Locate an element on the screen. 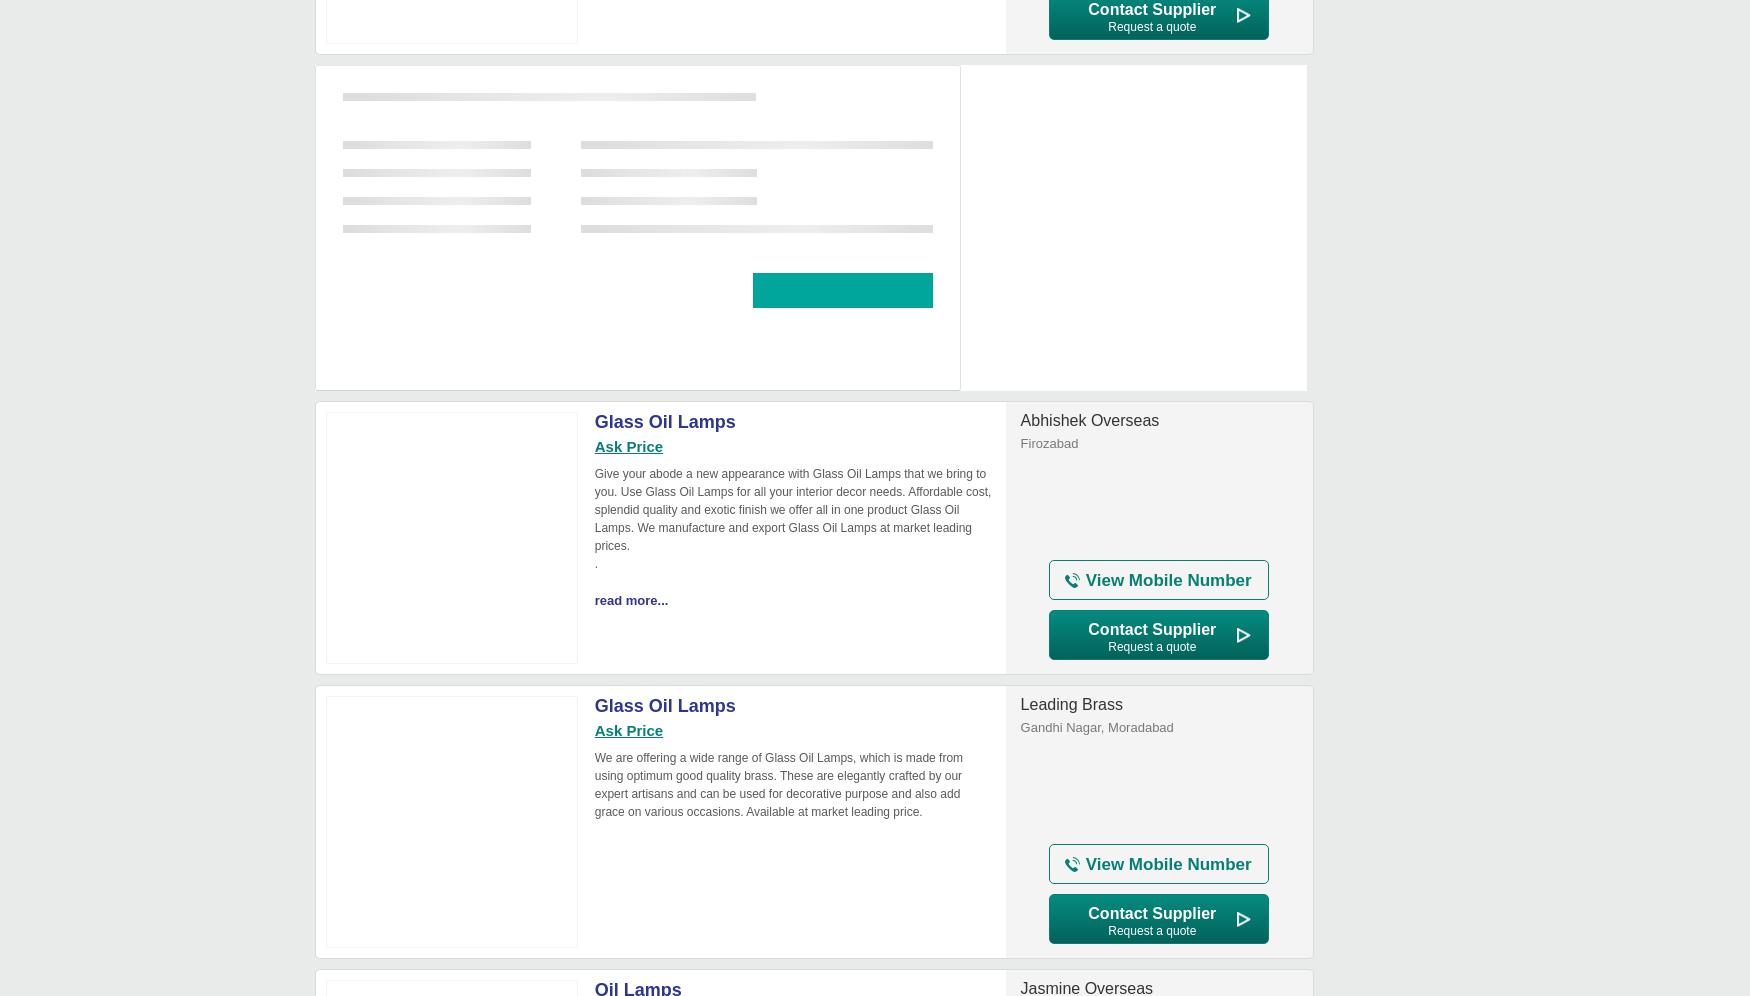 This screenshot has width=1750, height=996. 'Gandhi Nagar, Moradabad' is located at coordinates (1019, 726).